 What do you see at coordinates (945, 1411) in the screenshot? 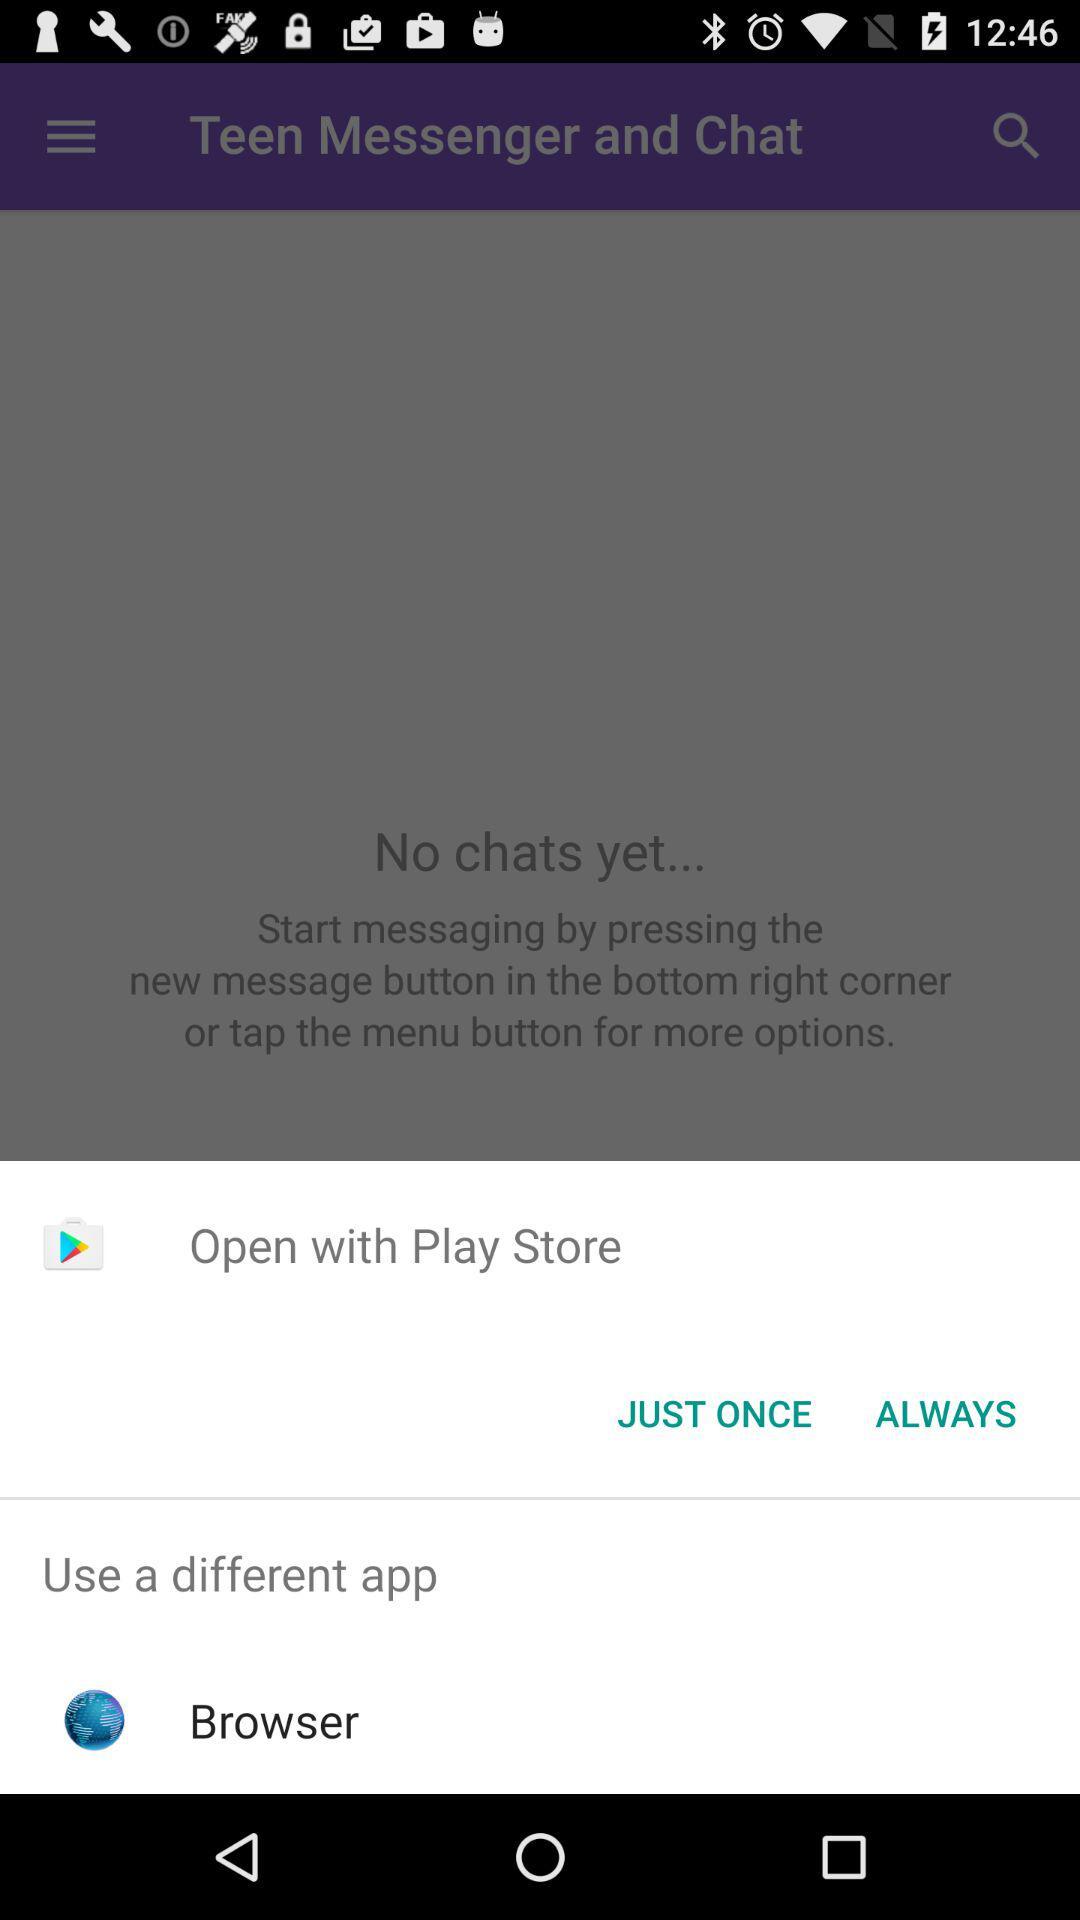
I see `button to the right of the just once icon` at bounding box center [945, 1411].